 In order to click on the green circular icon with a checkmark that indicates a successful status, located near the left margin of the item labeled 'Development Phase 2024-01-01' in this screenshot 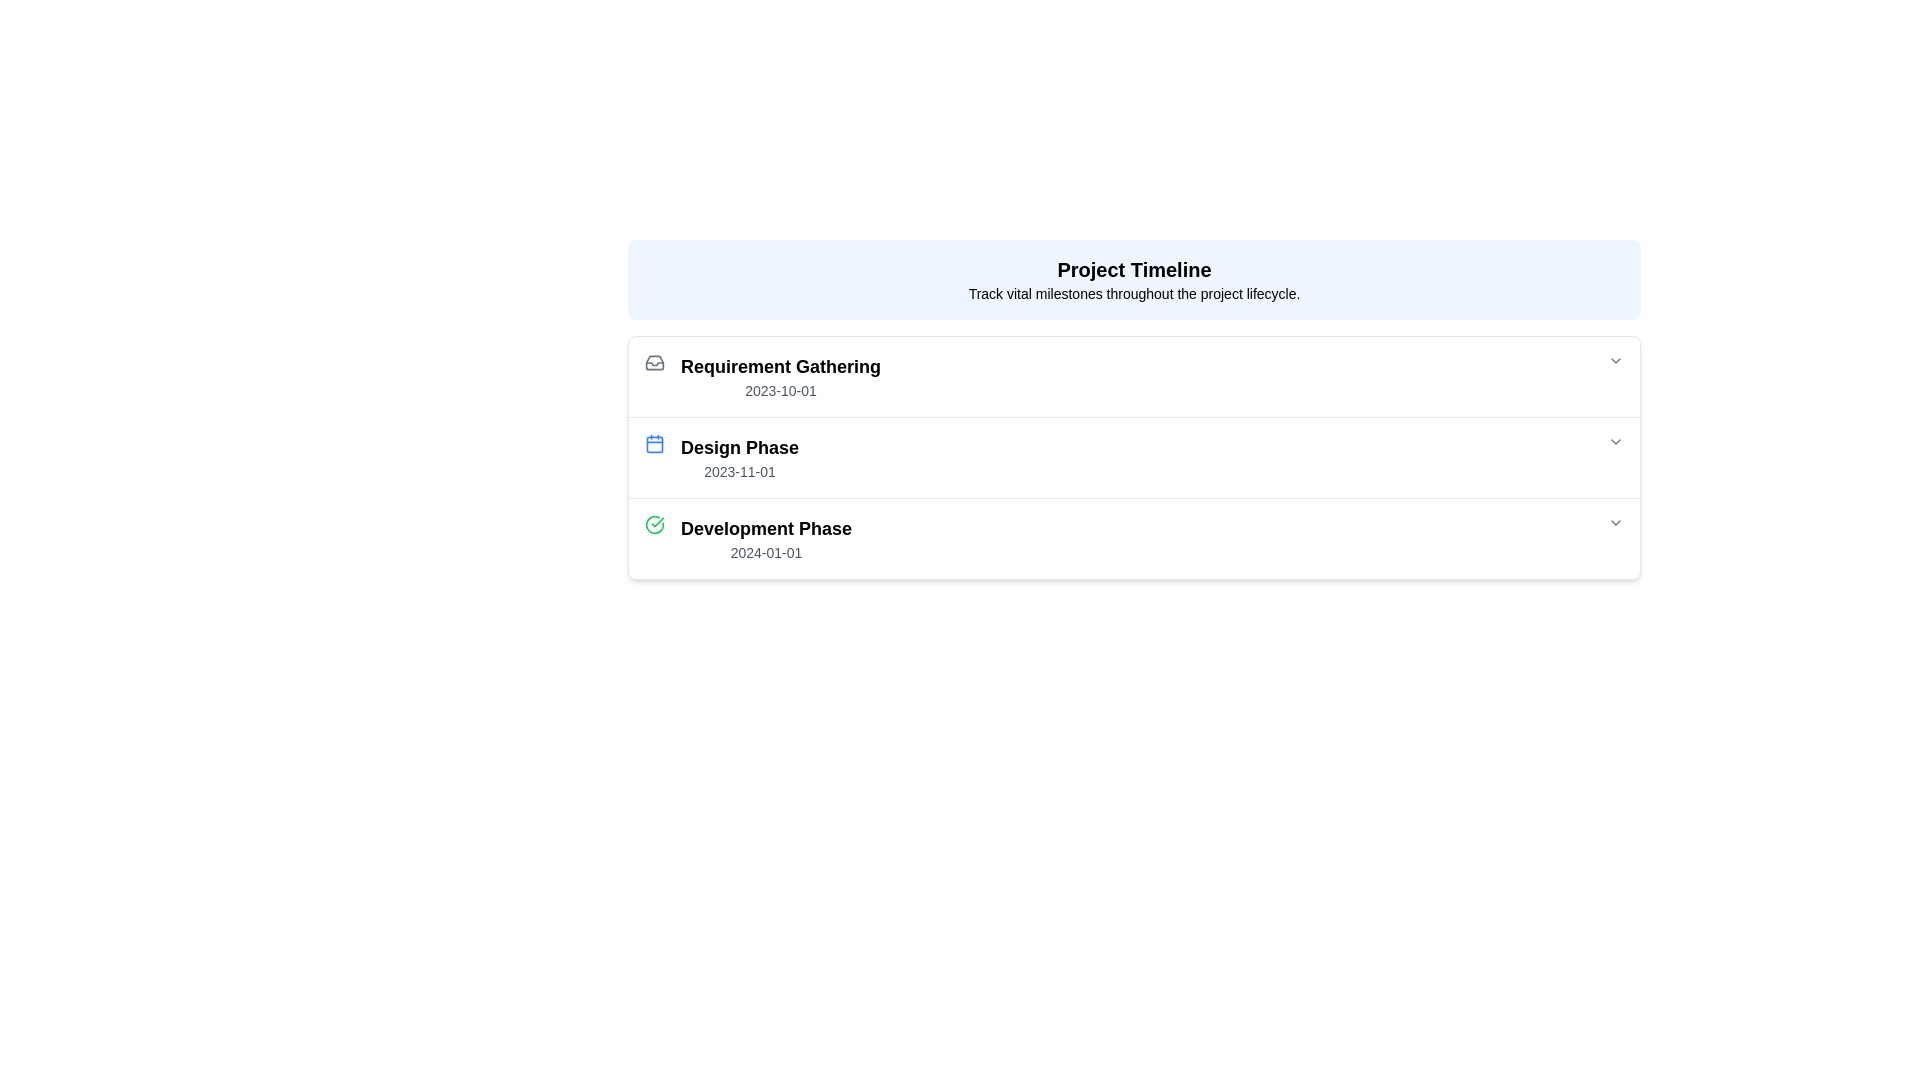, I will do `click(654, 538)`.